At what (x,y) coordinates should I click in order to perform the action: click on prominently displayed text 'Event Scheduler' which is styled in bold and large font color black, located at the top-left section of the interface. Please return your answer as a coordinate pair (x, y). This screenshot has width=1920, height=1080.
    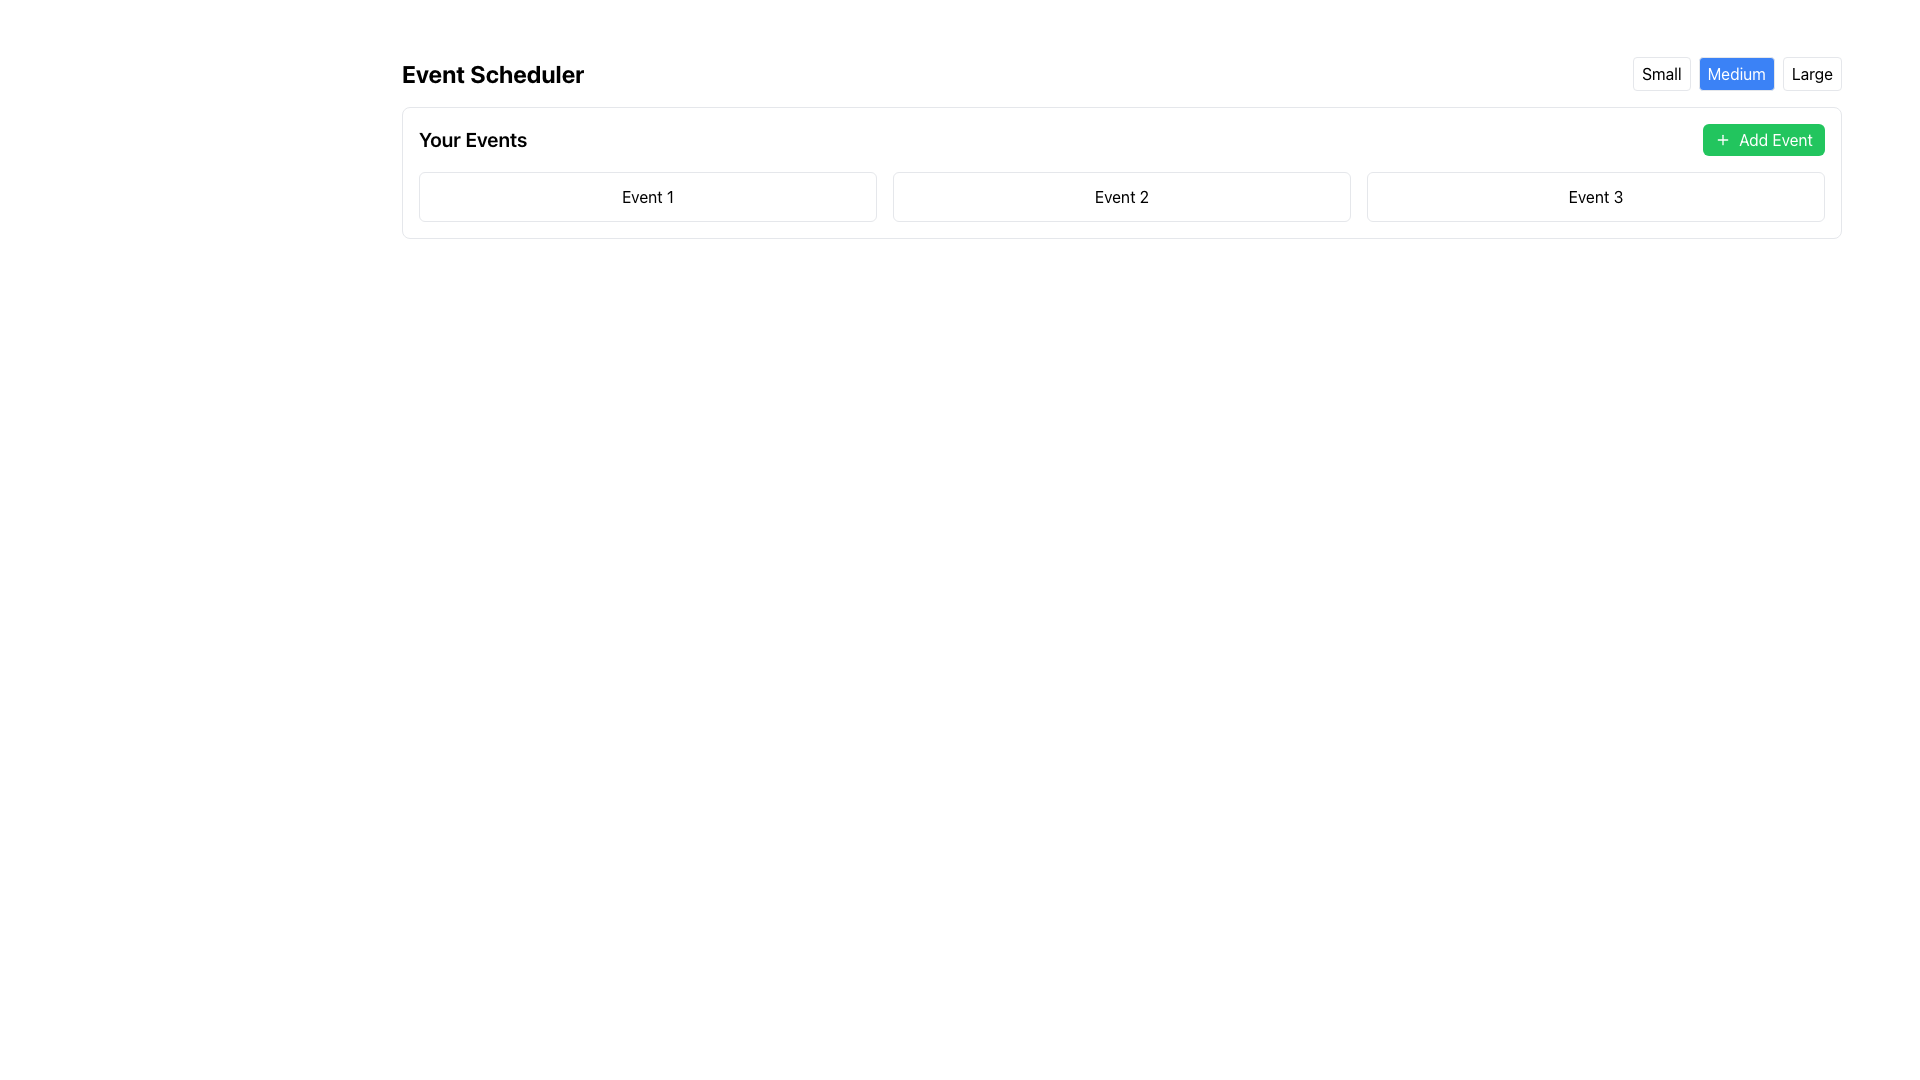
    Looking at the image, I should click on (493, 72).